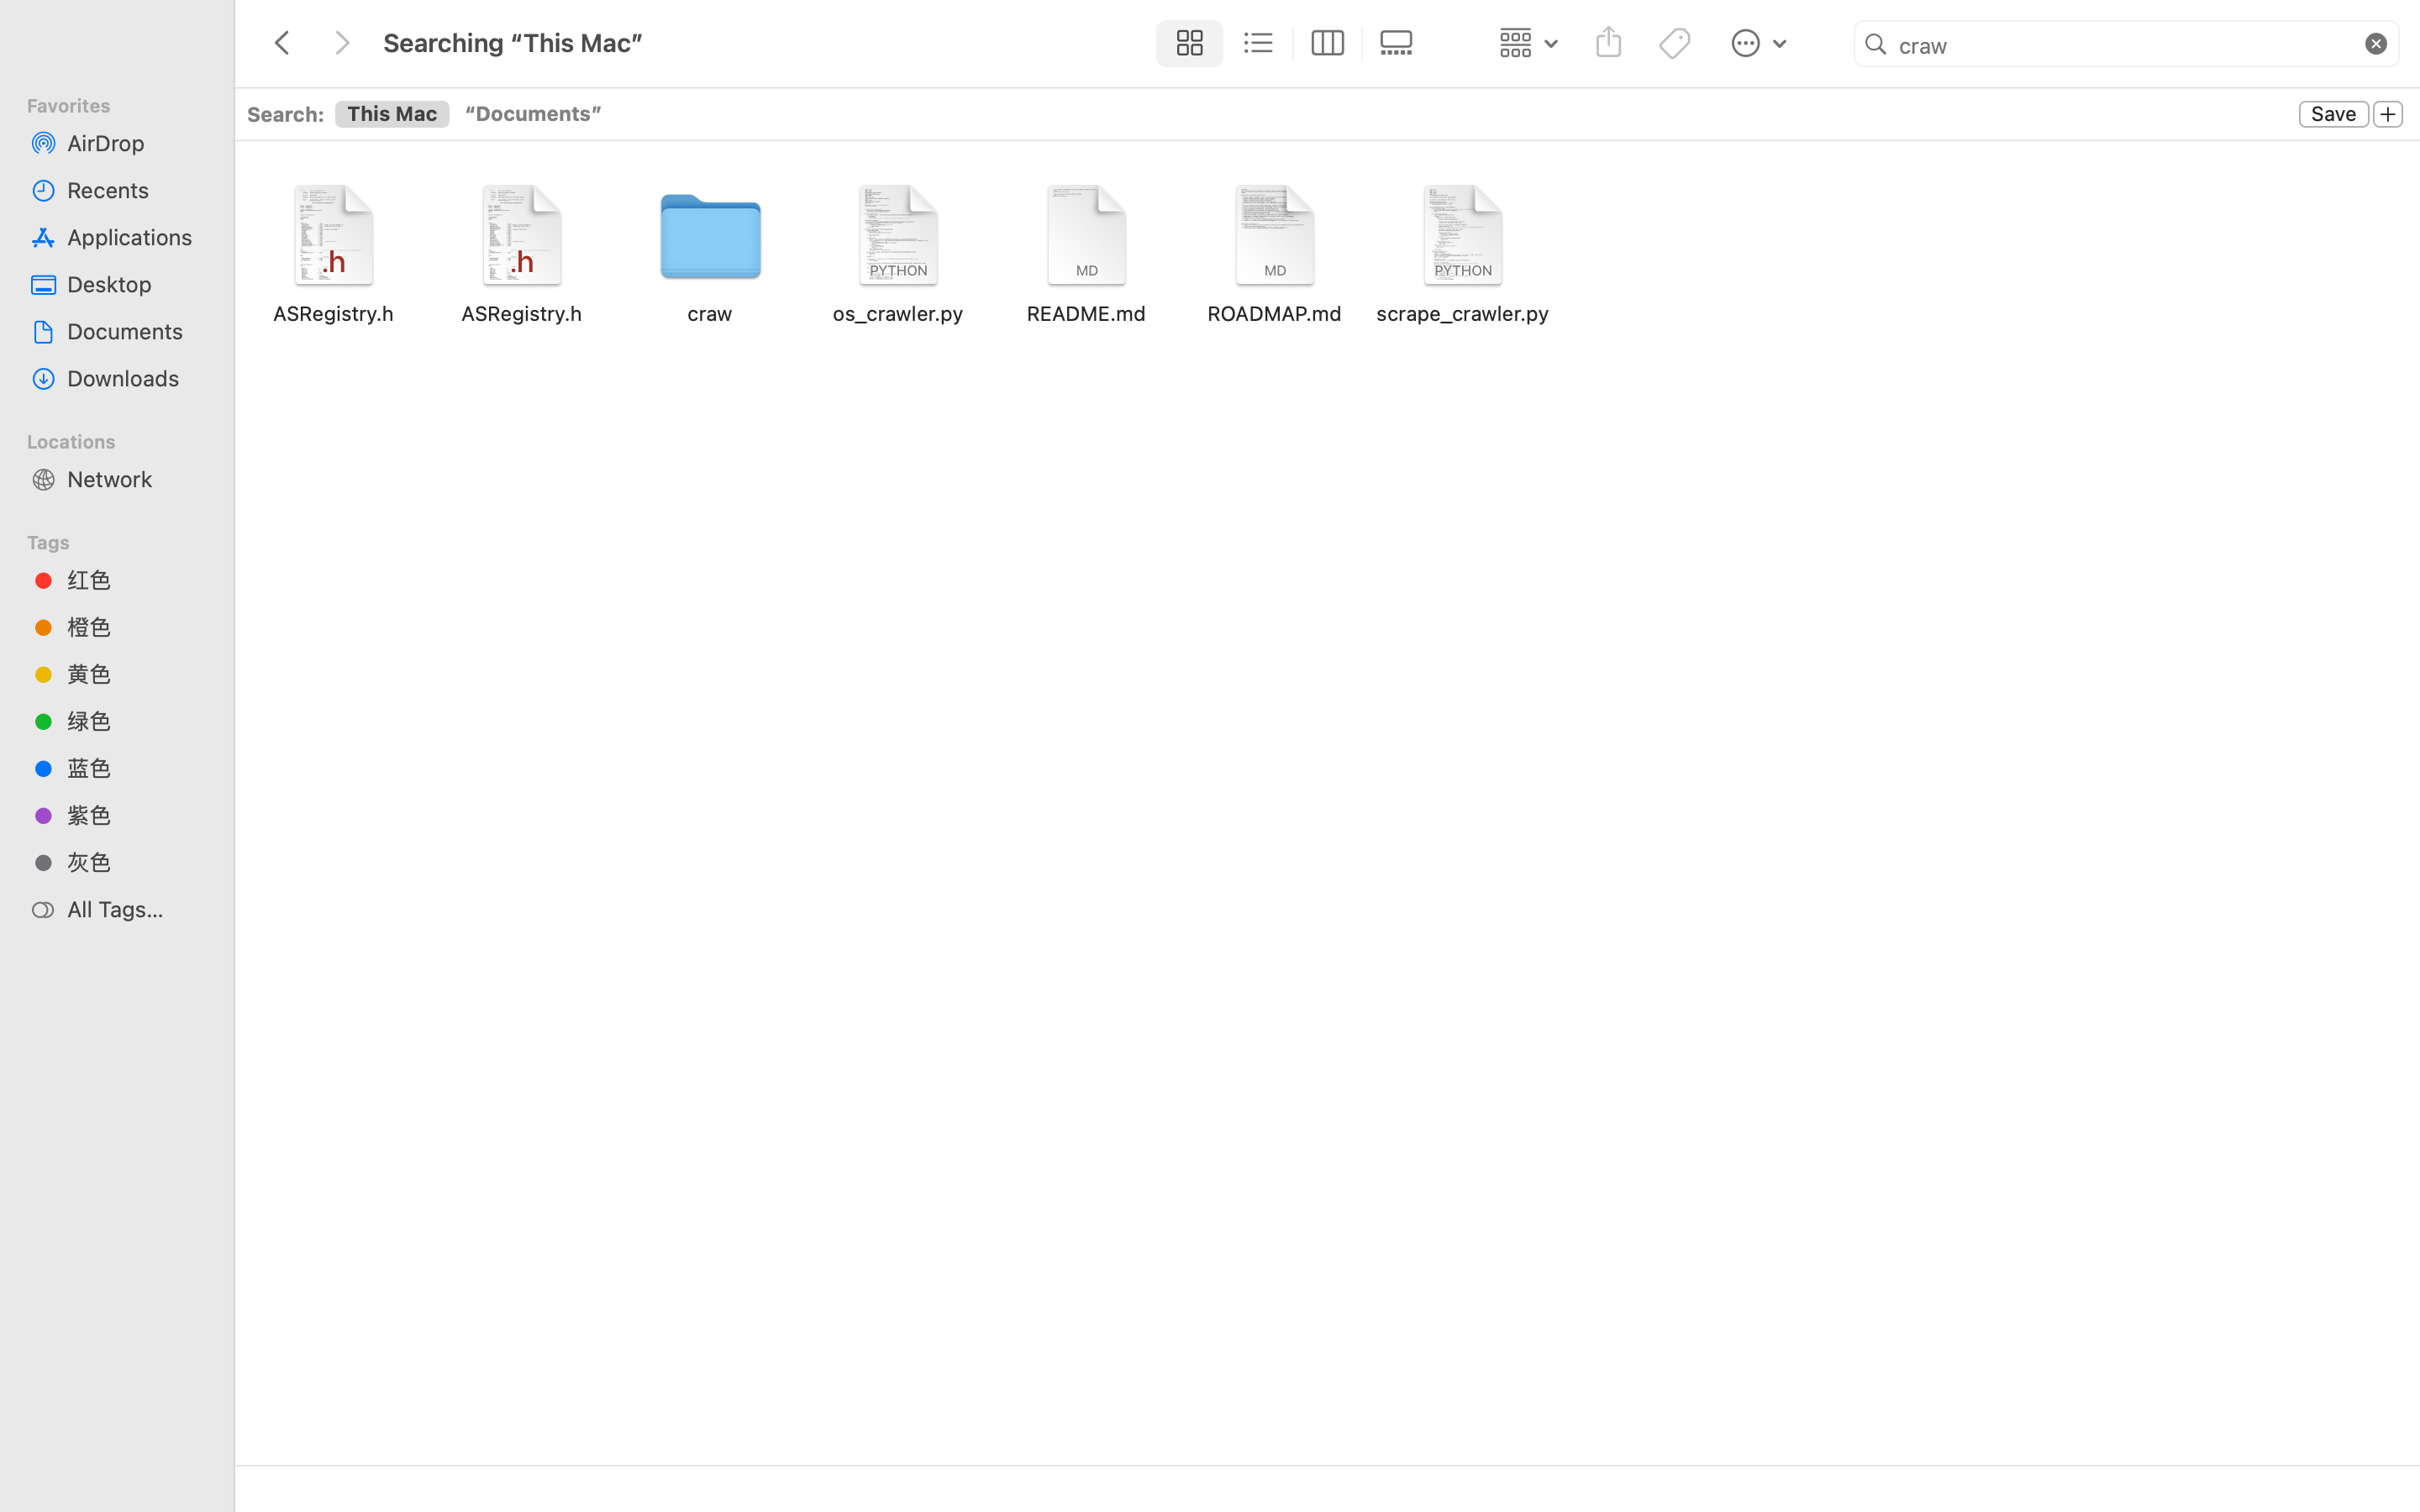 This screenshot has width=2420, height=1512. Describe the element at coordinates (134, 578) in the screenshot. I see `'红色'` at that location.